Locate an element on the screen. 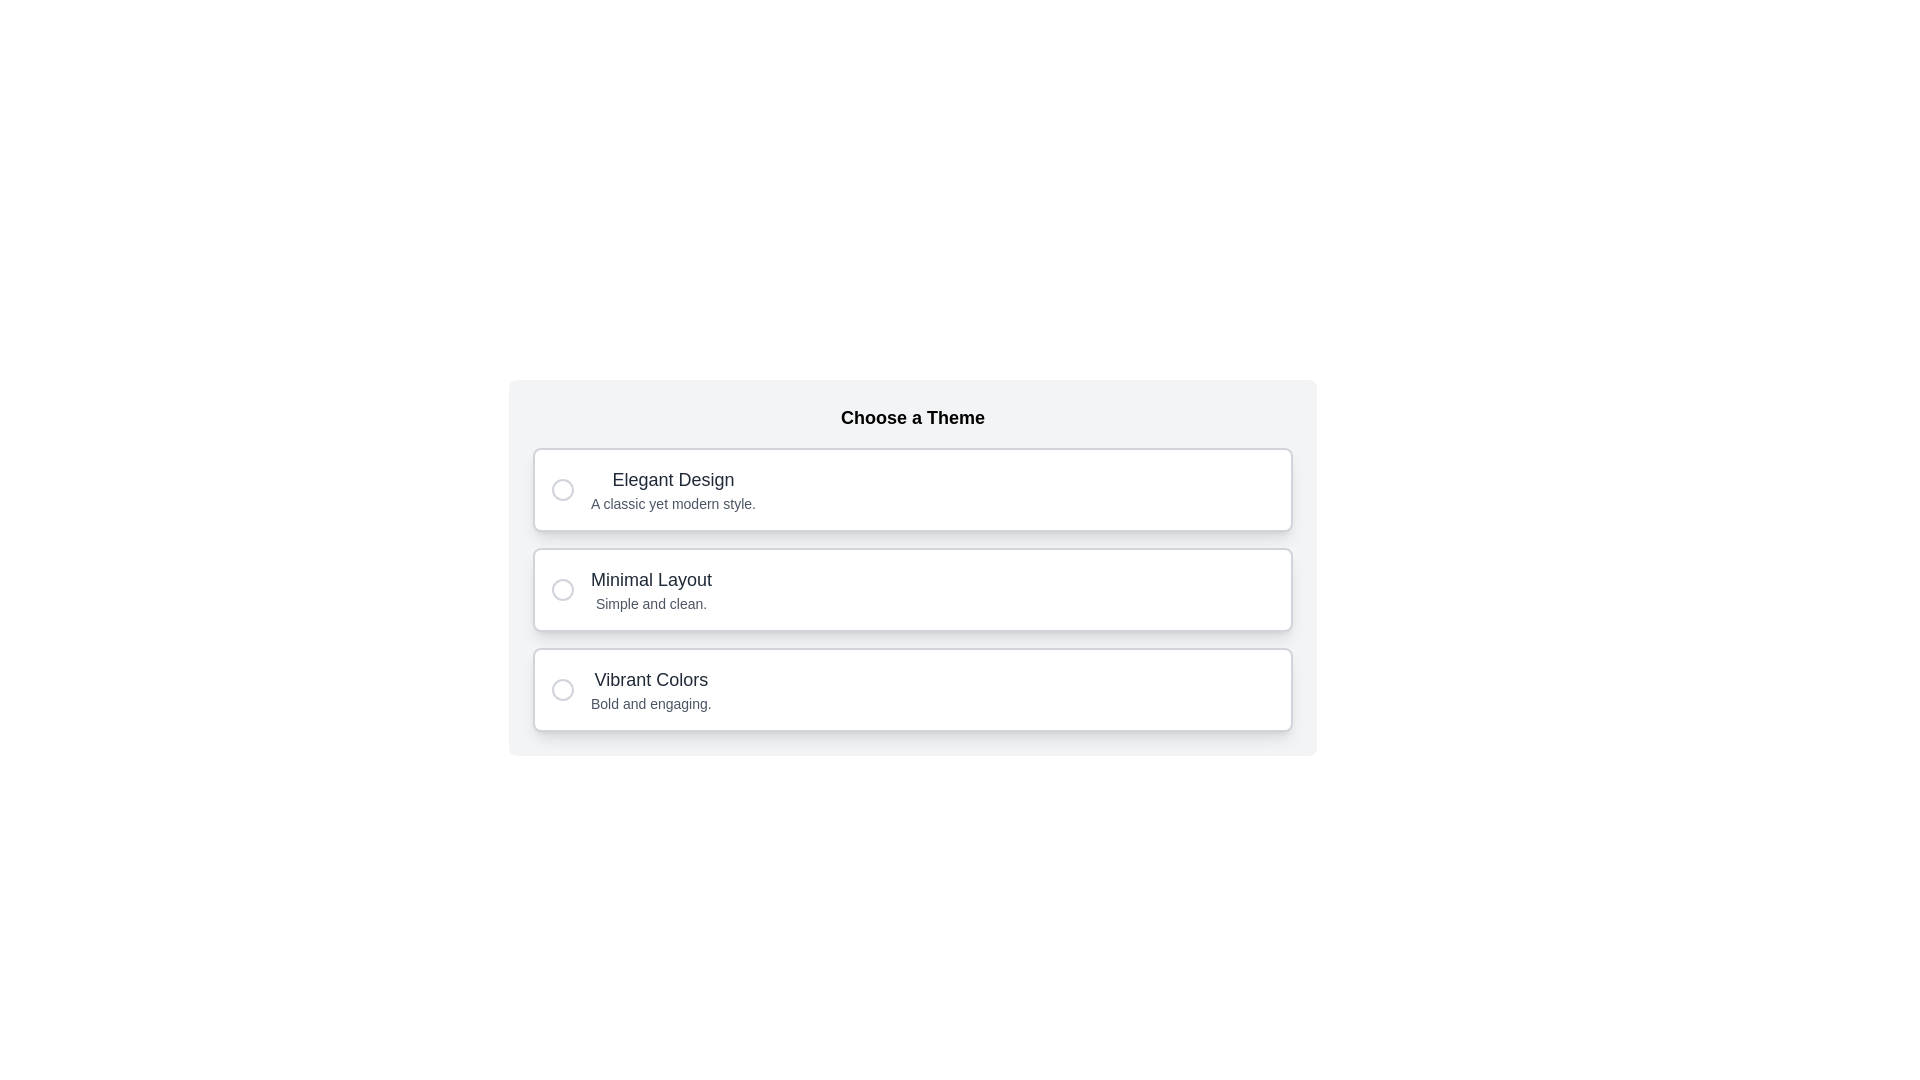  the text label reading 'Bold and engaging.' which is positioned below the bolded text 'Vibrant Colors' in the vertical list under 'Choose a Theme' is located at coordinates (651, 703).